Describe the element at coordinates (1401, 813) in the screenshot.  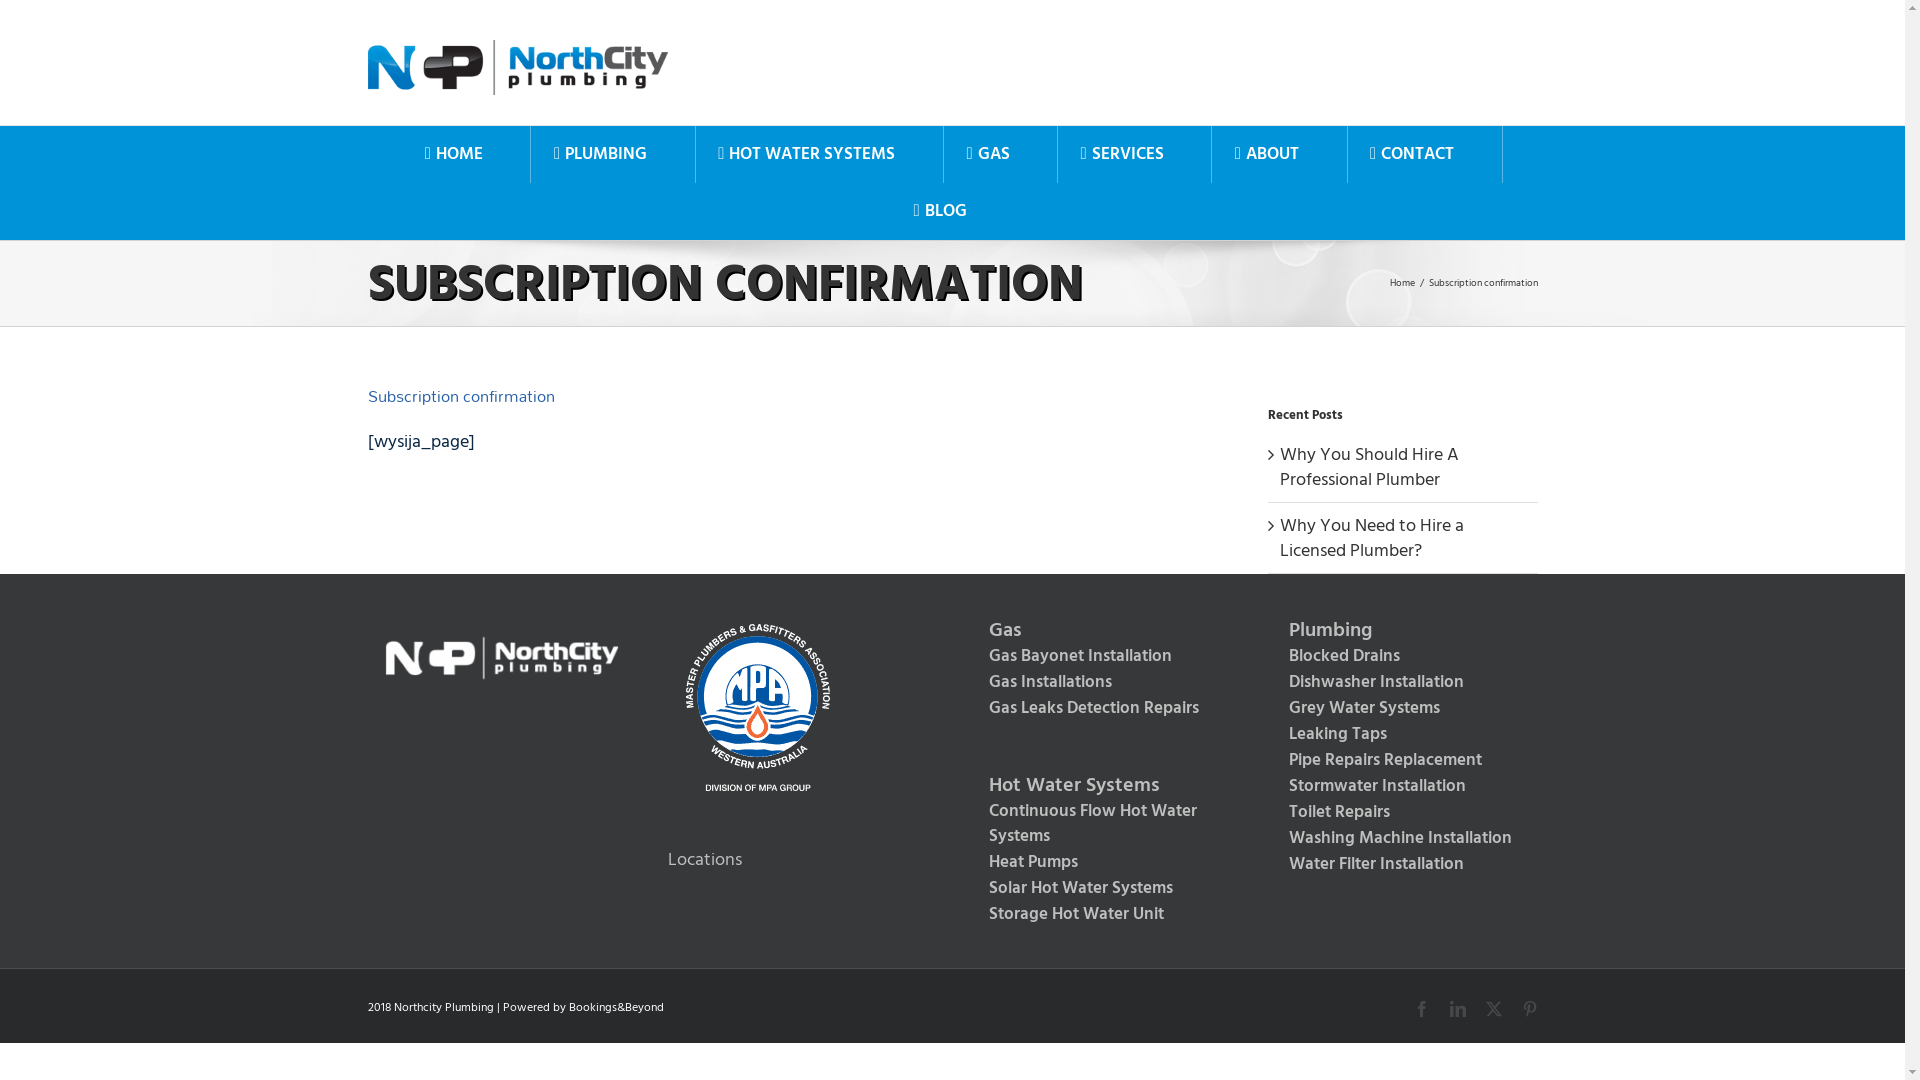
I see `'Toilet Repairs'` at that location.